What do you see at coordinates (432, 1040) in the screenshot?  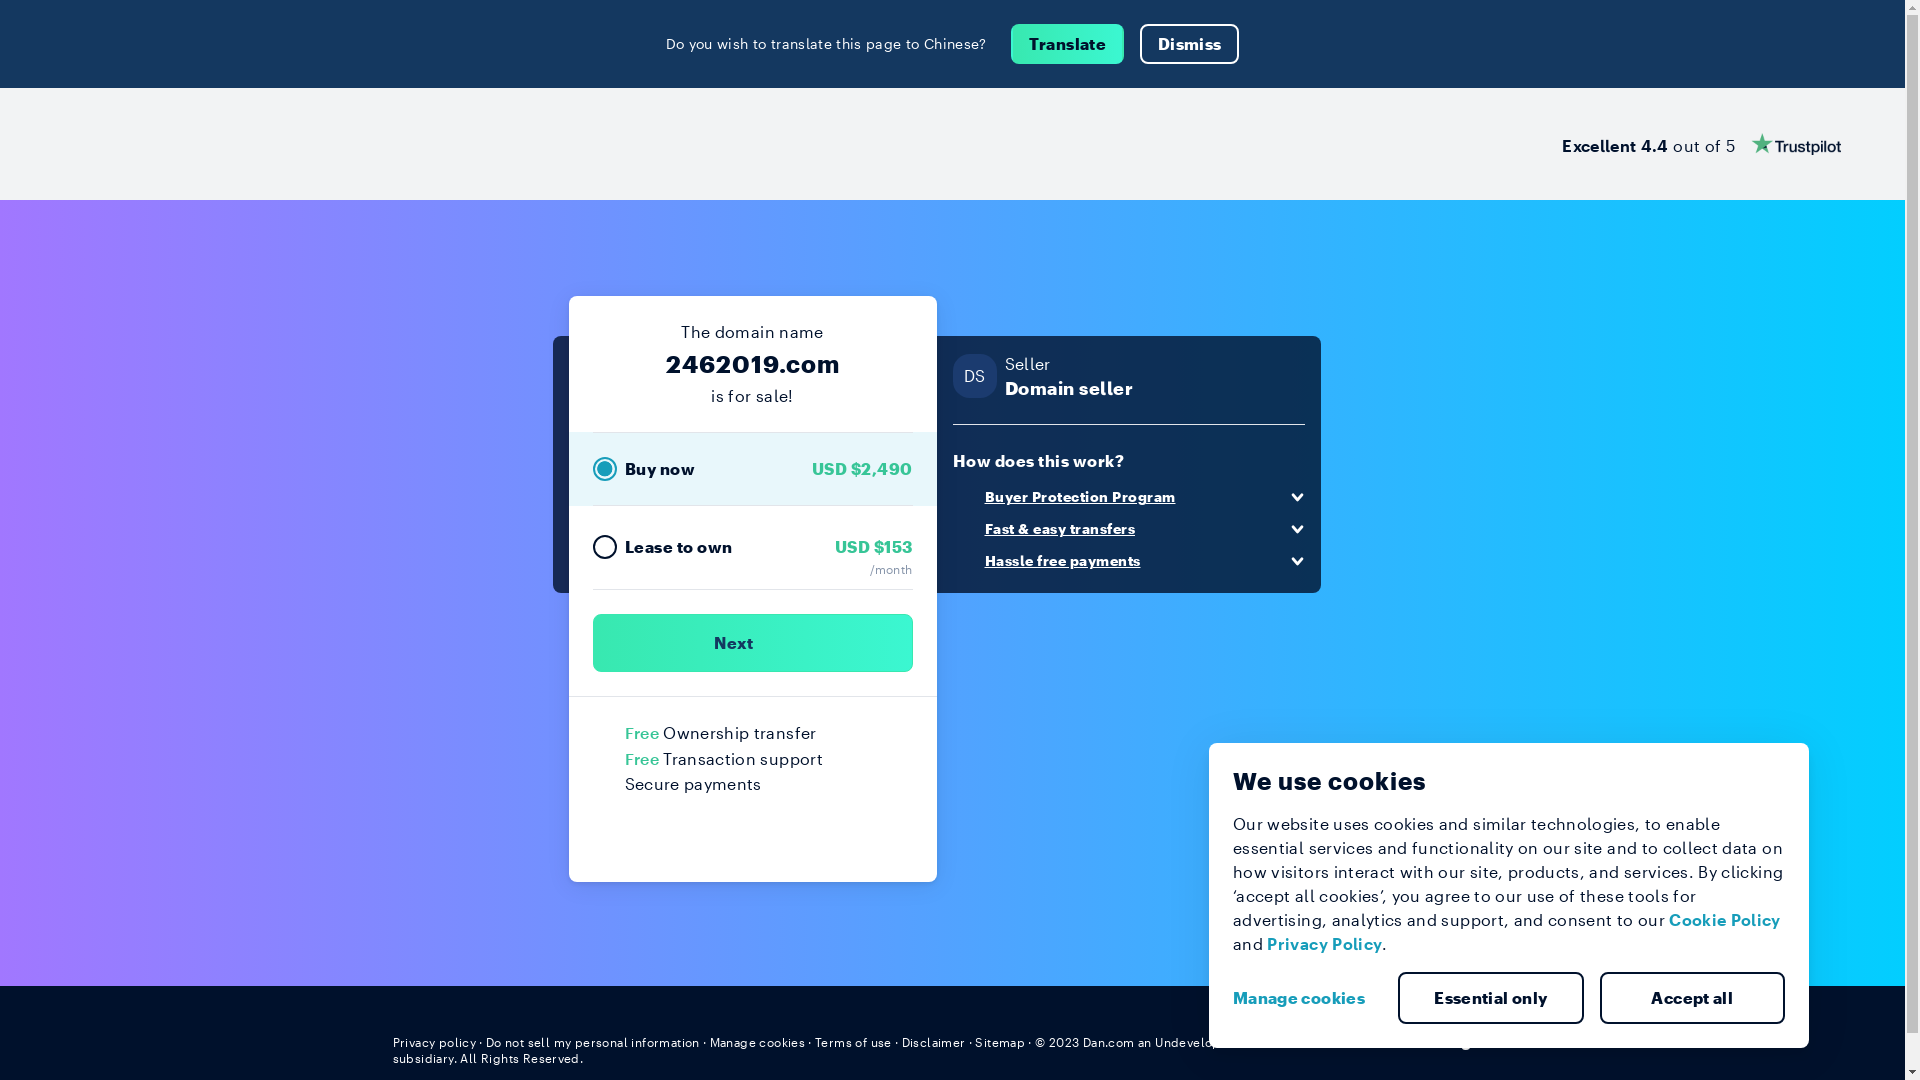 I see `'Privacy policy'` at bounding box center [432, 1040].